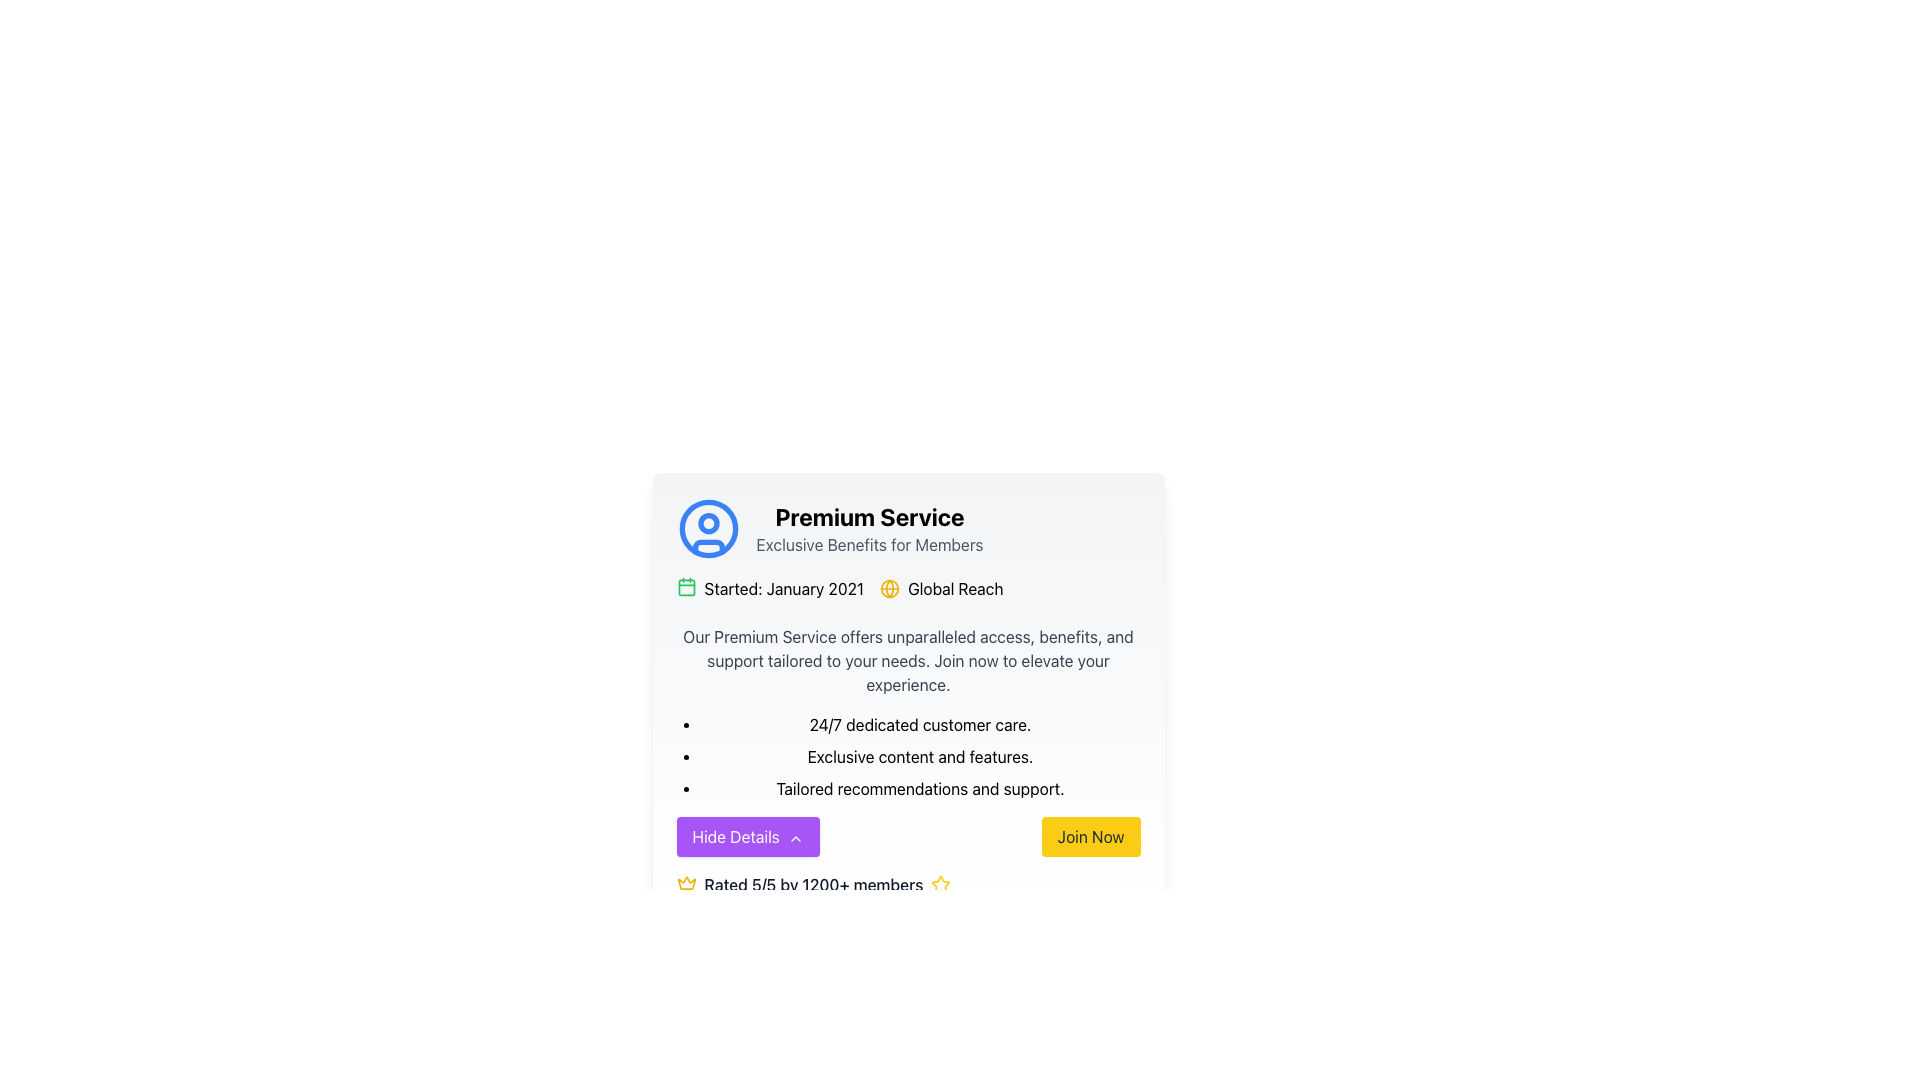 The image size is (1920, 1080). I want to click on the calendar icon with a green outline, positioned to the left of the 'Started: January 2021' text, so click(686, 585).